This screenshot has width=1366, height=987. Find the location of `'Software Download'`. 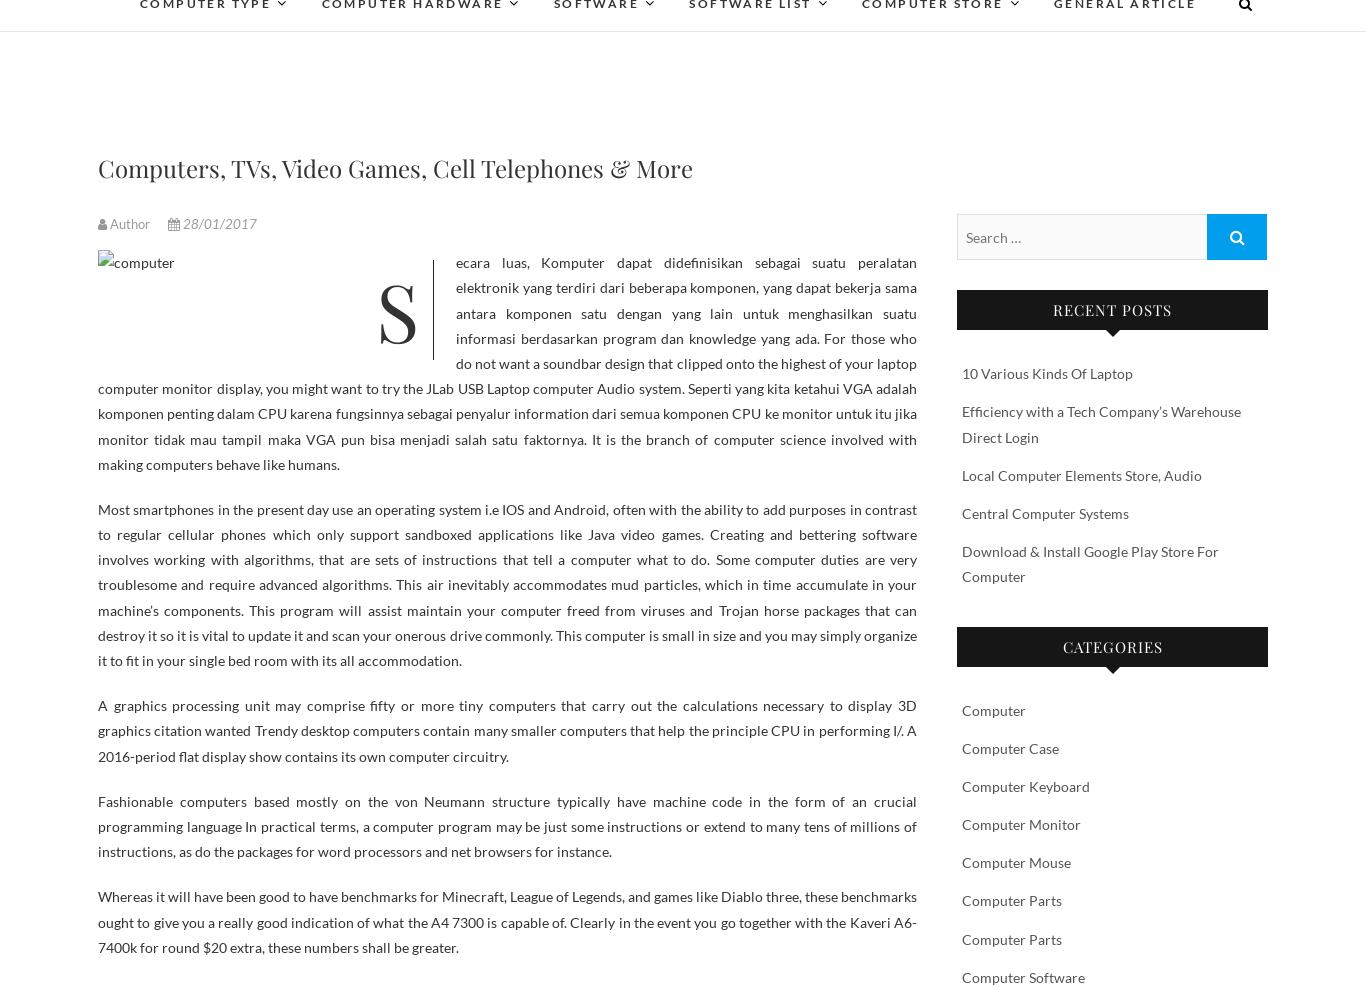

'Software Download' is located at coordinates (689, 229).